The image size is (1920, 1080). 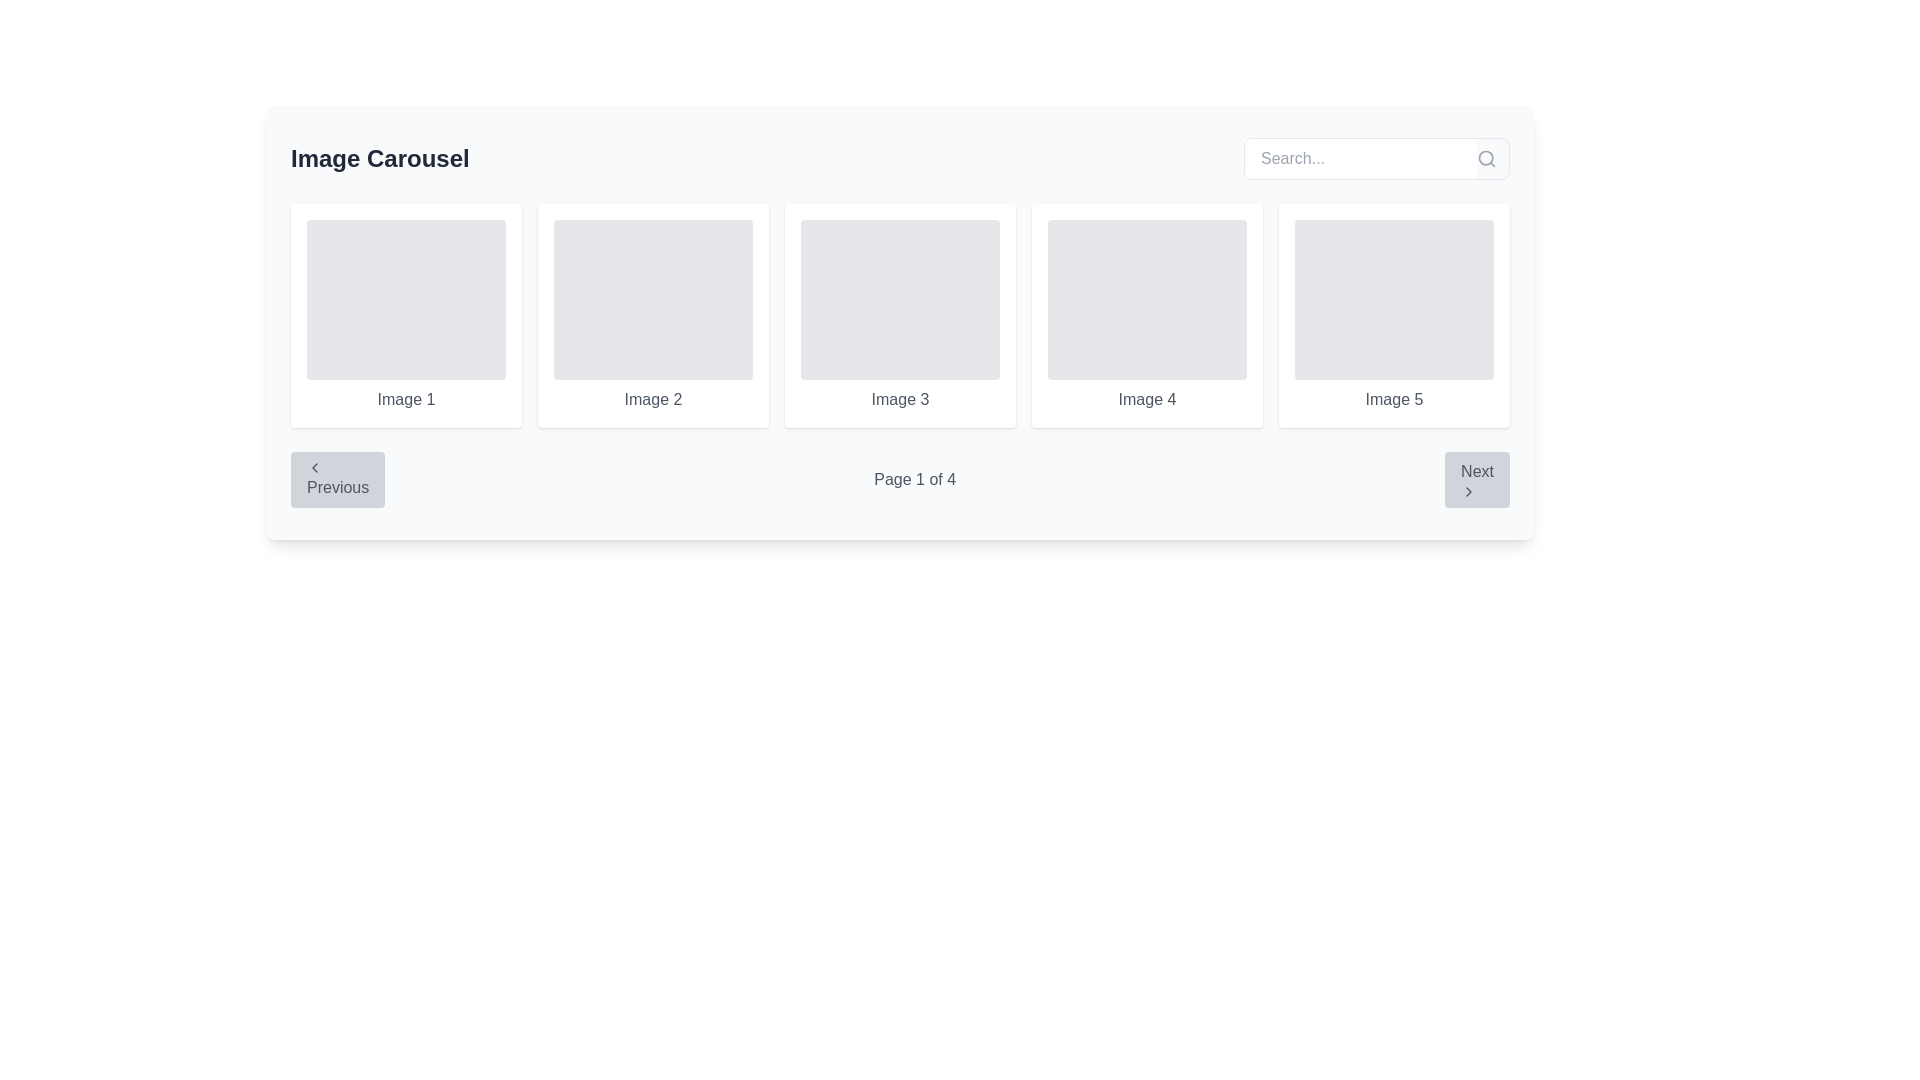 What do you see at coordinates (338, 479) in the screenshot?
I see `the 'Previous' button, which is a rectangular button with a gray background and rounded corners, located in the bottom-left corner of the 'Image Carousel' section` at bounding box center [338, 479].